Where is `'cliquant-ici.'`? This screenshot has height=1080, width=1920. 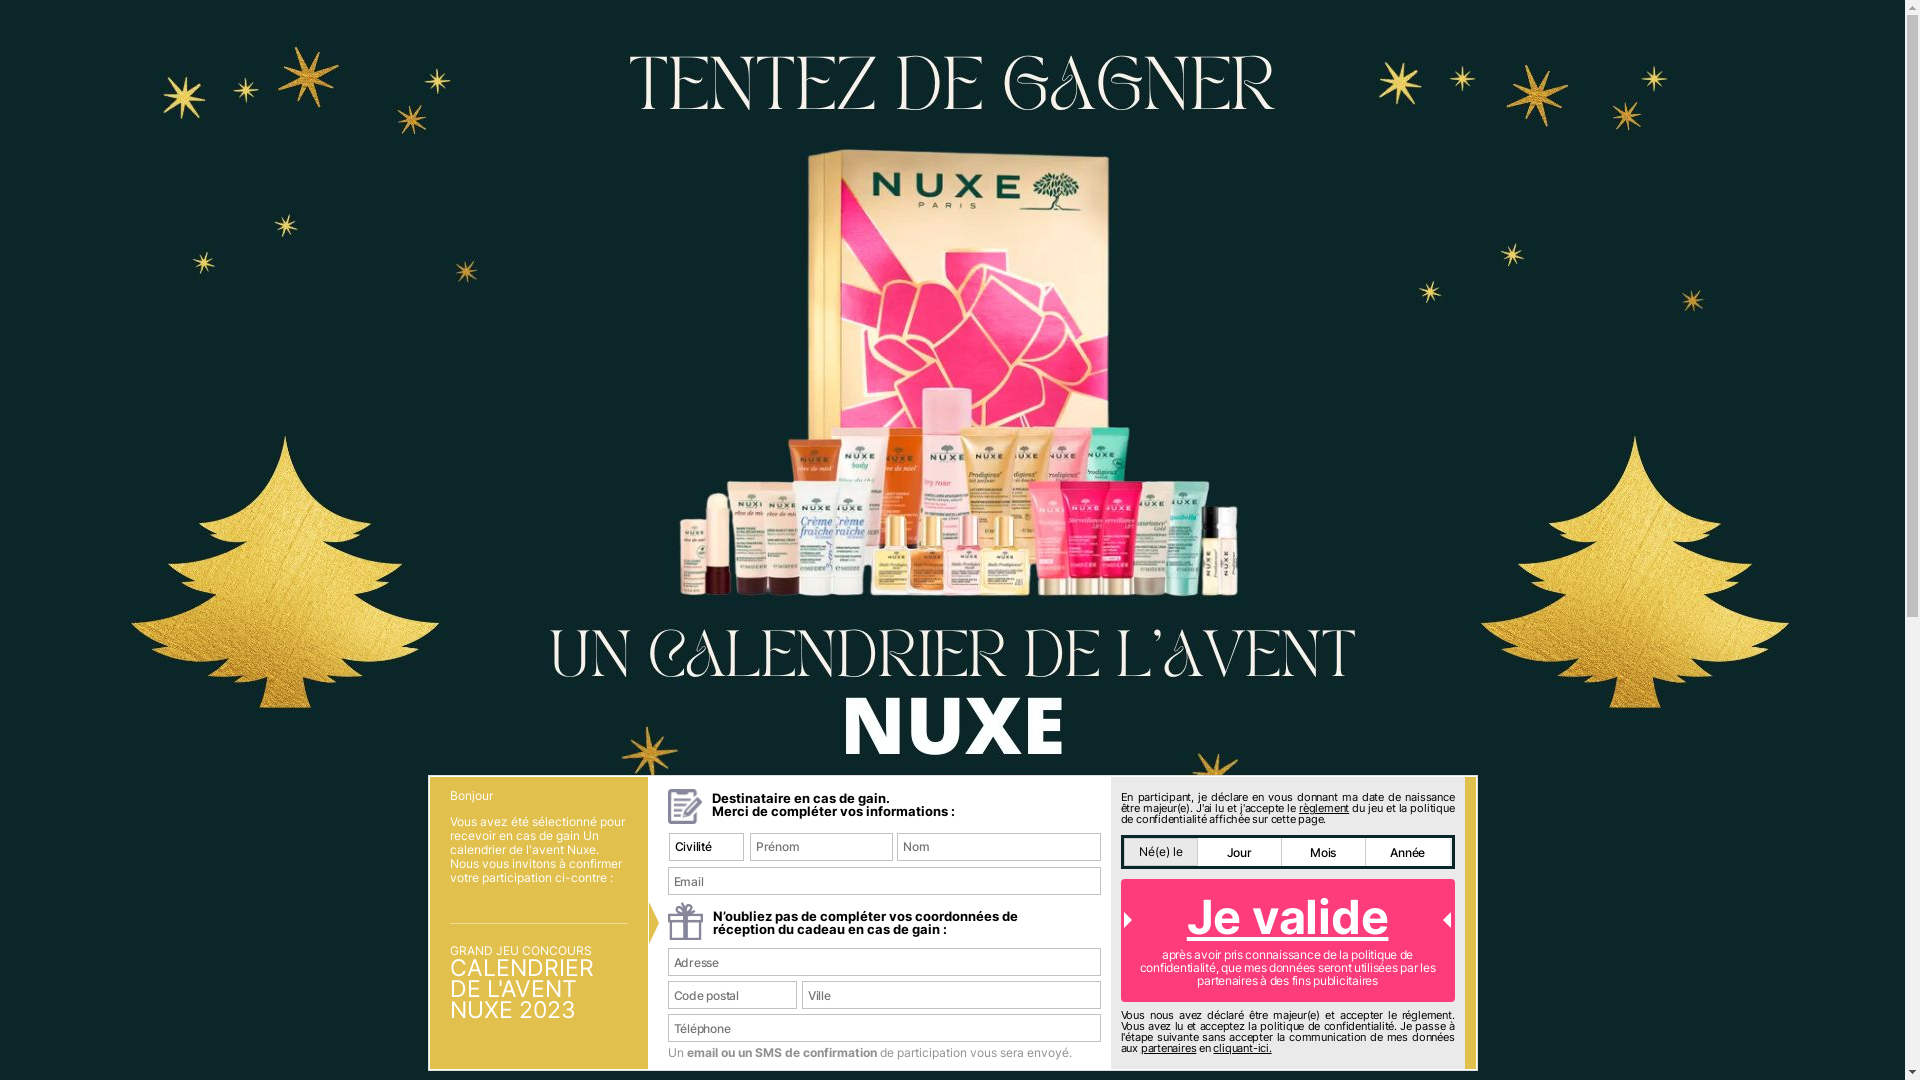
'cliquant-ici.' is located at coordinates (1241, 1047).